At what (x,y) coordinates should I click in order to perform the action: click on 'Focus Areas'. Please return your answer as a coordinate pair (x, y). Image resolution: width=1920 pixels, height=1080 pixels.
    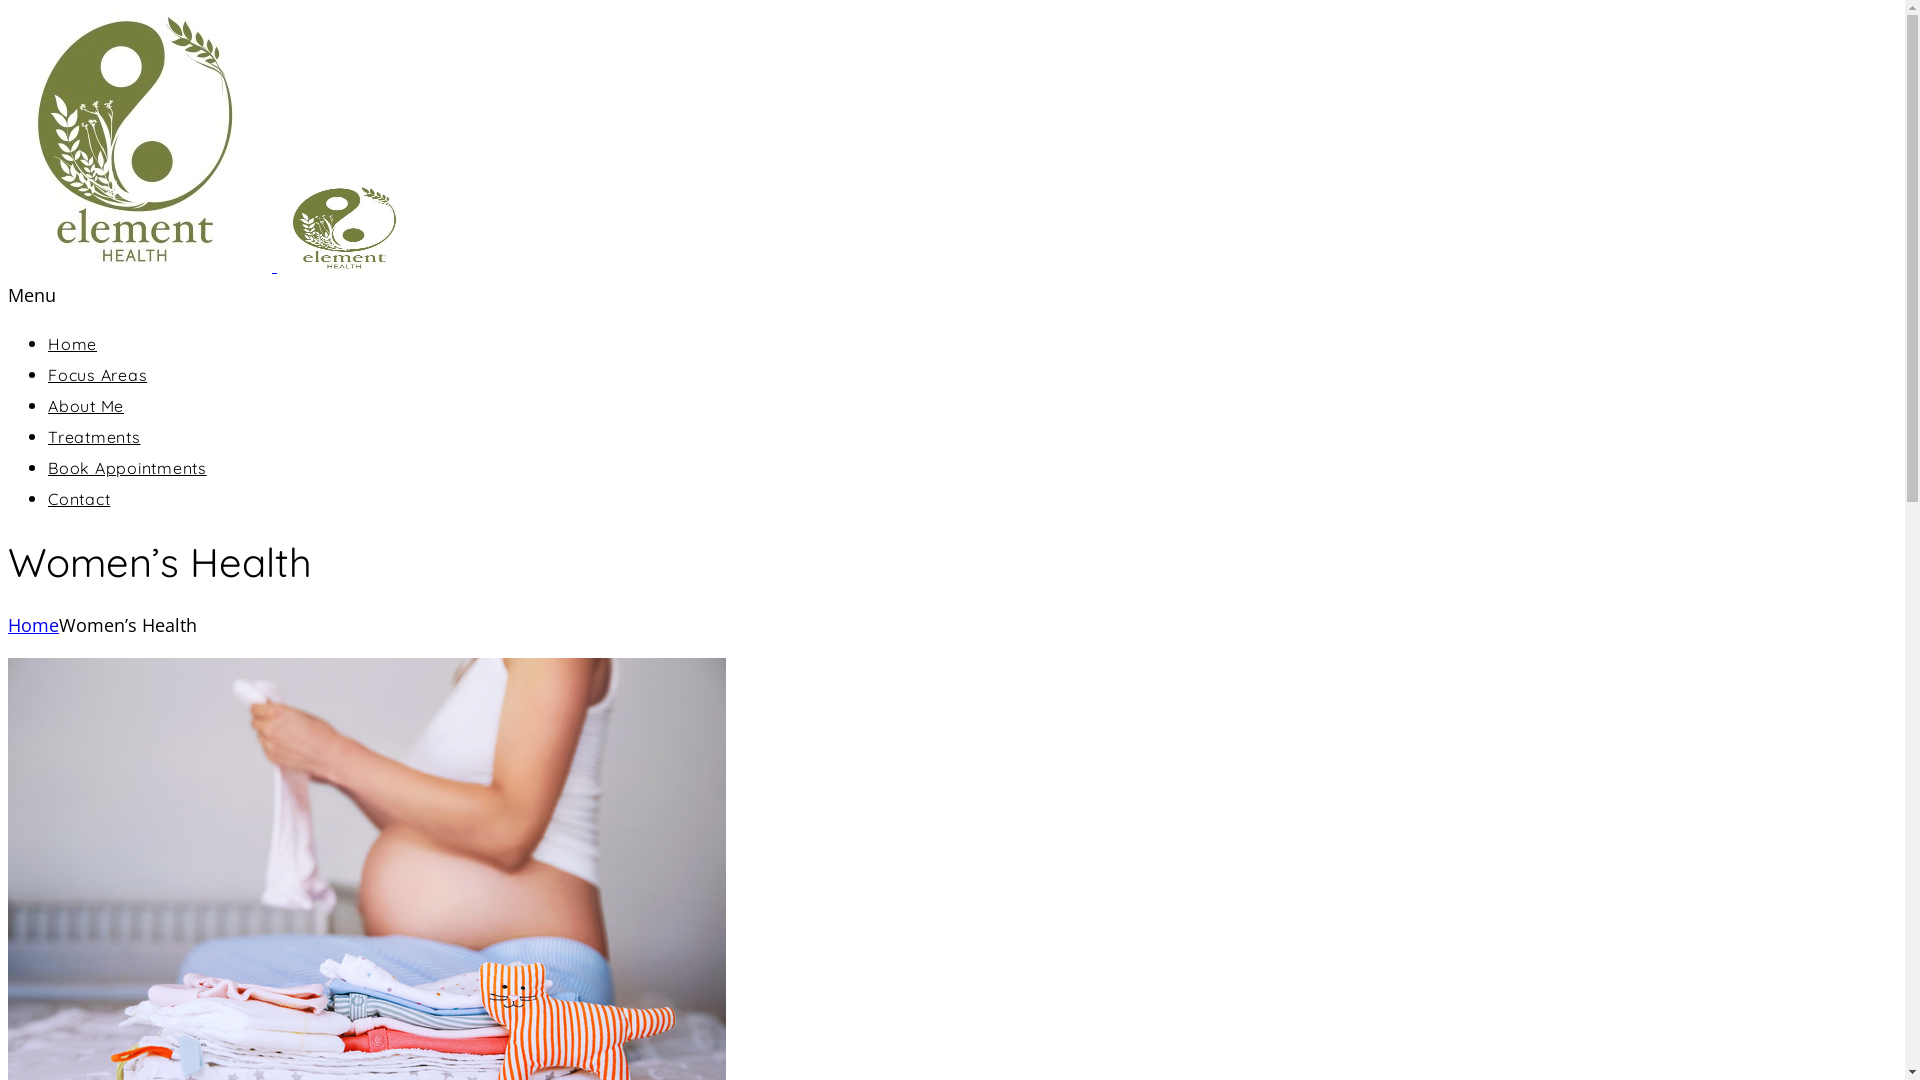
    Looking at the image, I should click on (96, 374).